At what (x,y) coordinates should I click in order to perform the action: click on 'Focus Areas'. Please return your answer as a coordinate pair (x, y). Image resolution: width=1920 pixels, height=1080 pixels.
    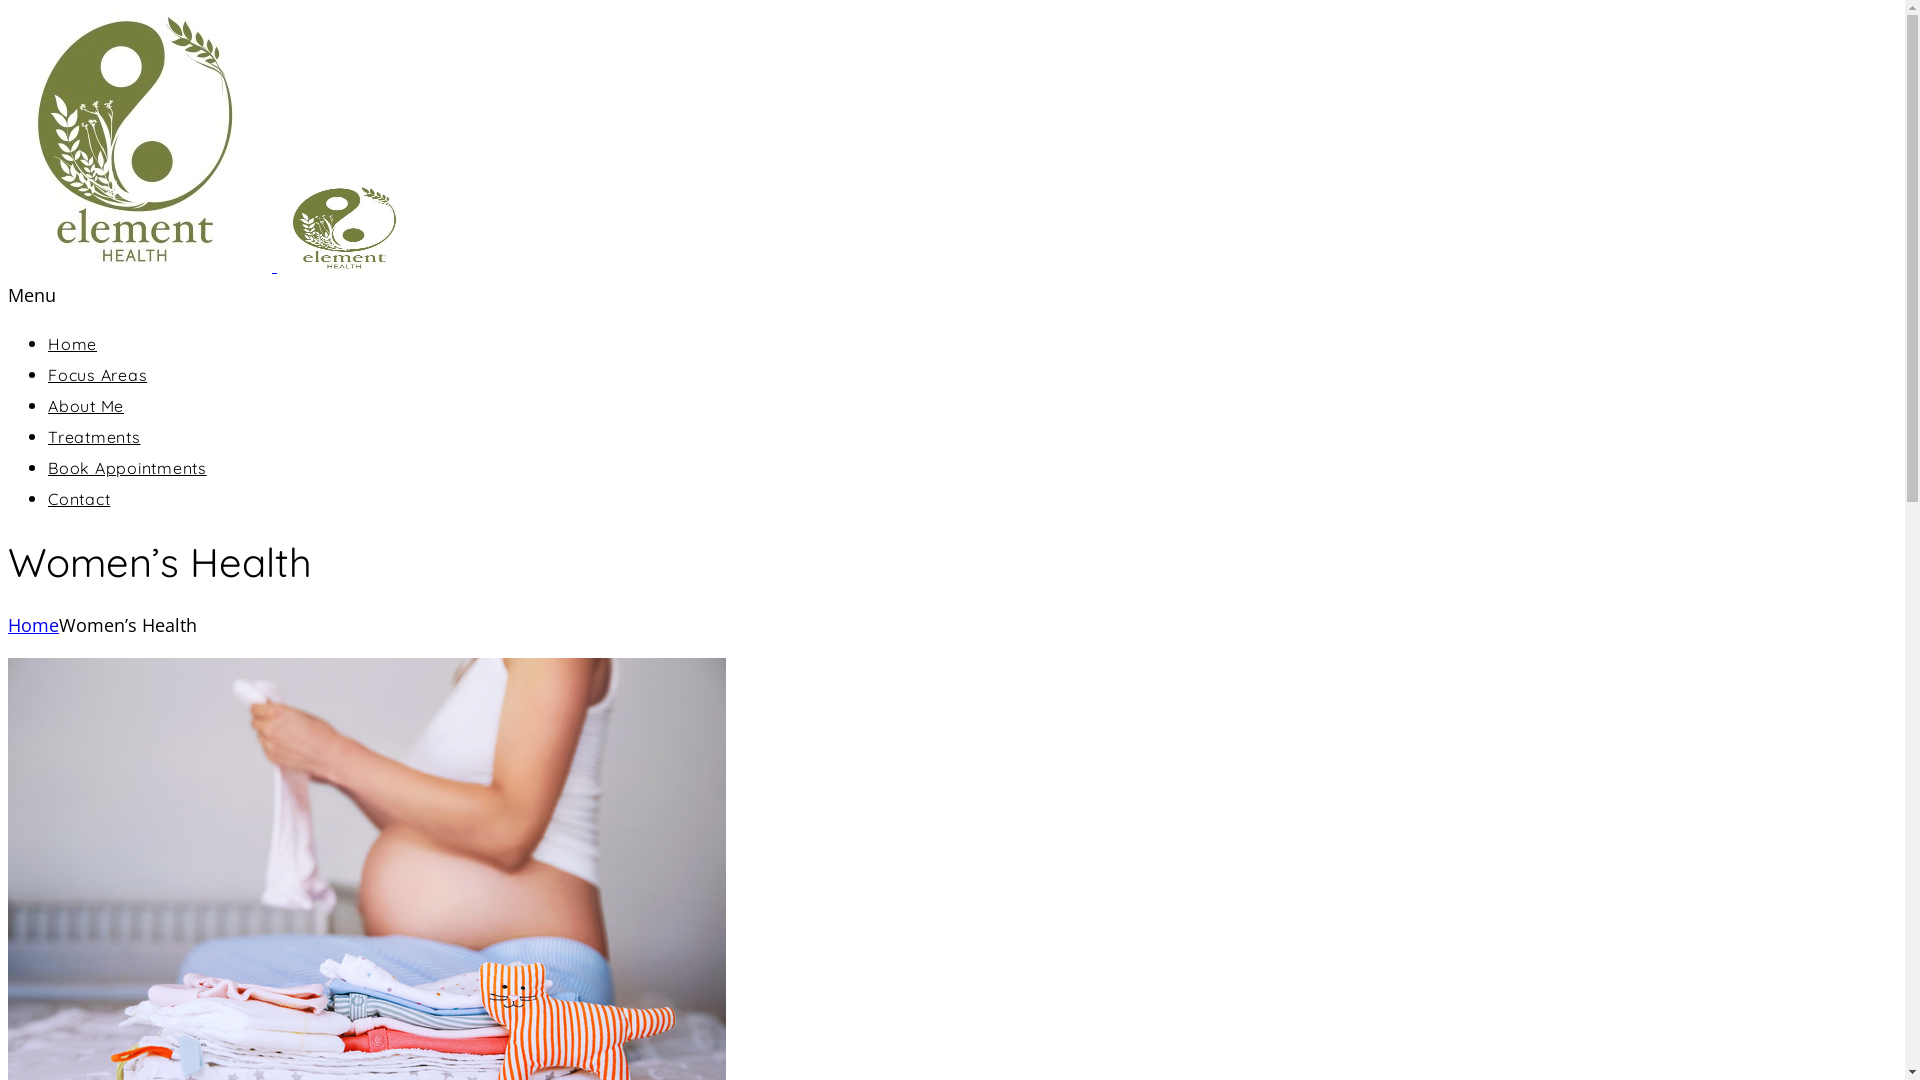
    Looking at the image, I should click on (96, 374).